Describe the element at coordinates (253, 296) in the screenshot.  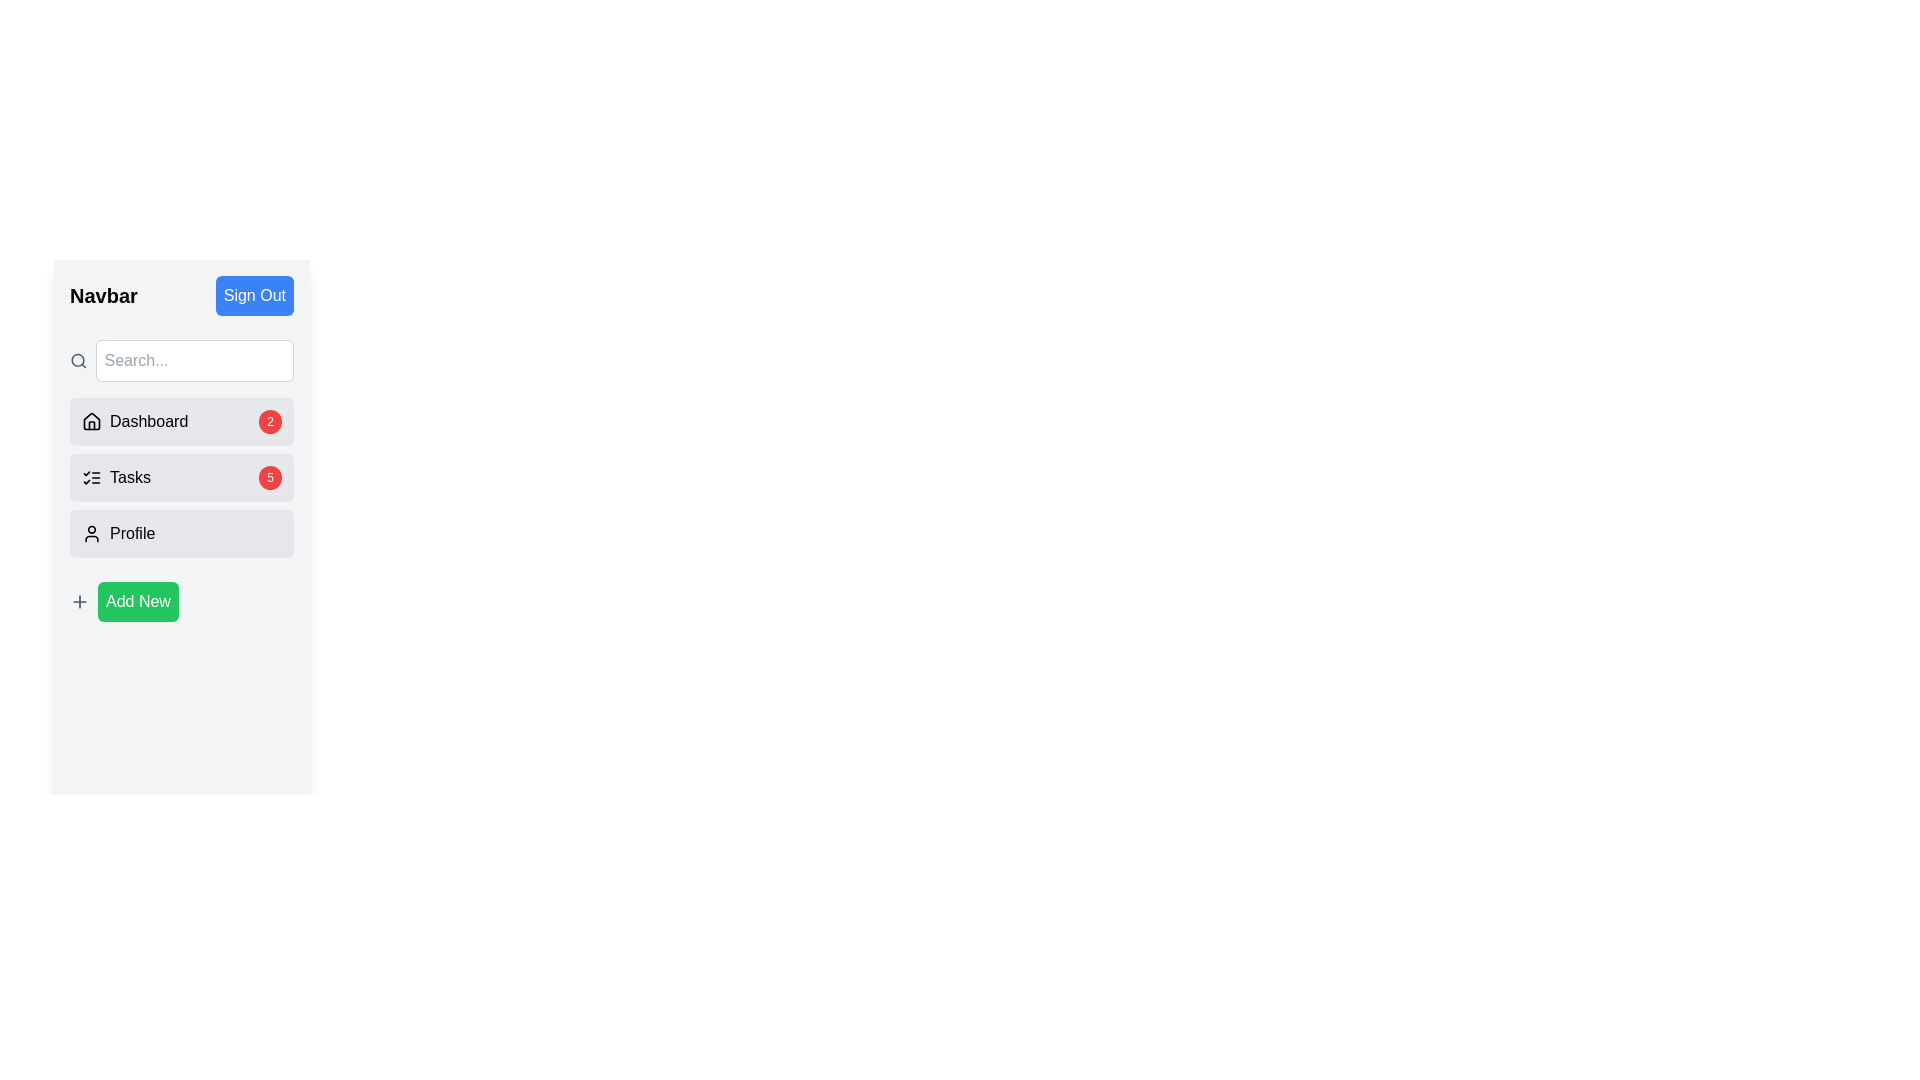
I see `the 'Sign Out' button with a blue background and white text, located in the 'Navbar' section of the sidebar` at that location.